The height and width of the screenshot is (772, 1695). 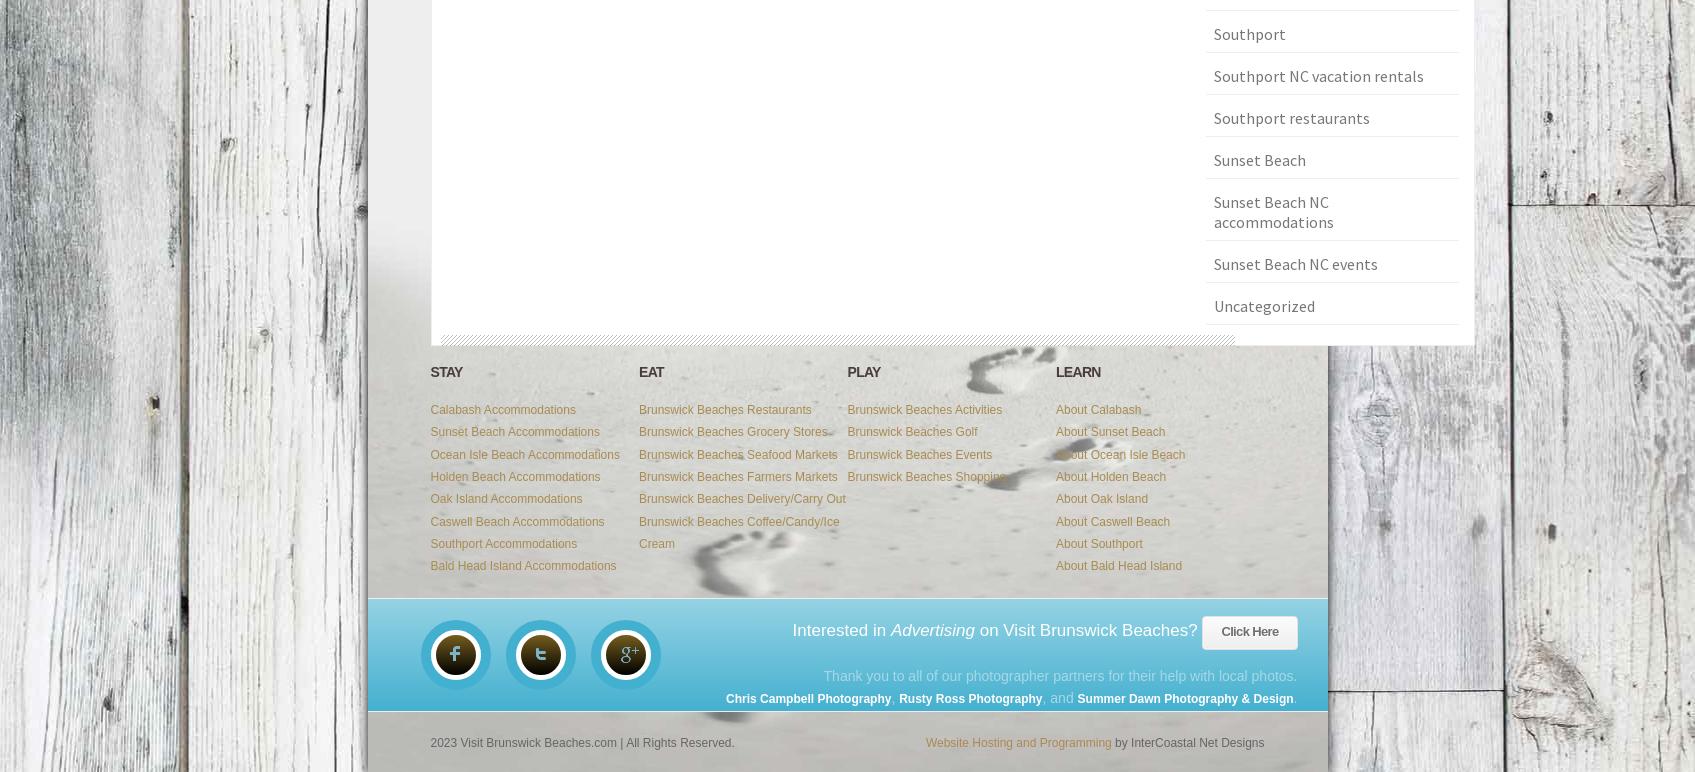 I want to click on 'Brunswick Beaches Coffee/Candy/Ice Cream', so click(x=738, y=532).